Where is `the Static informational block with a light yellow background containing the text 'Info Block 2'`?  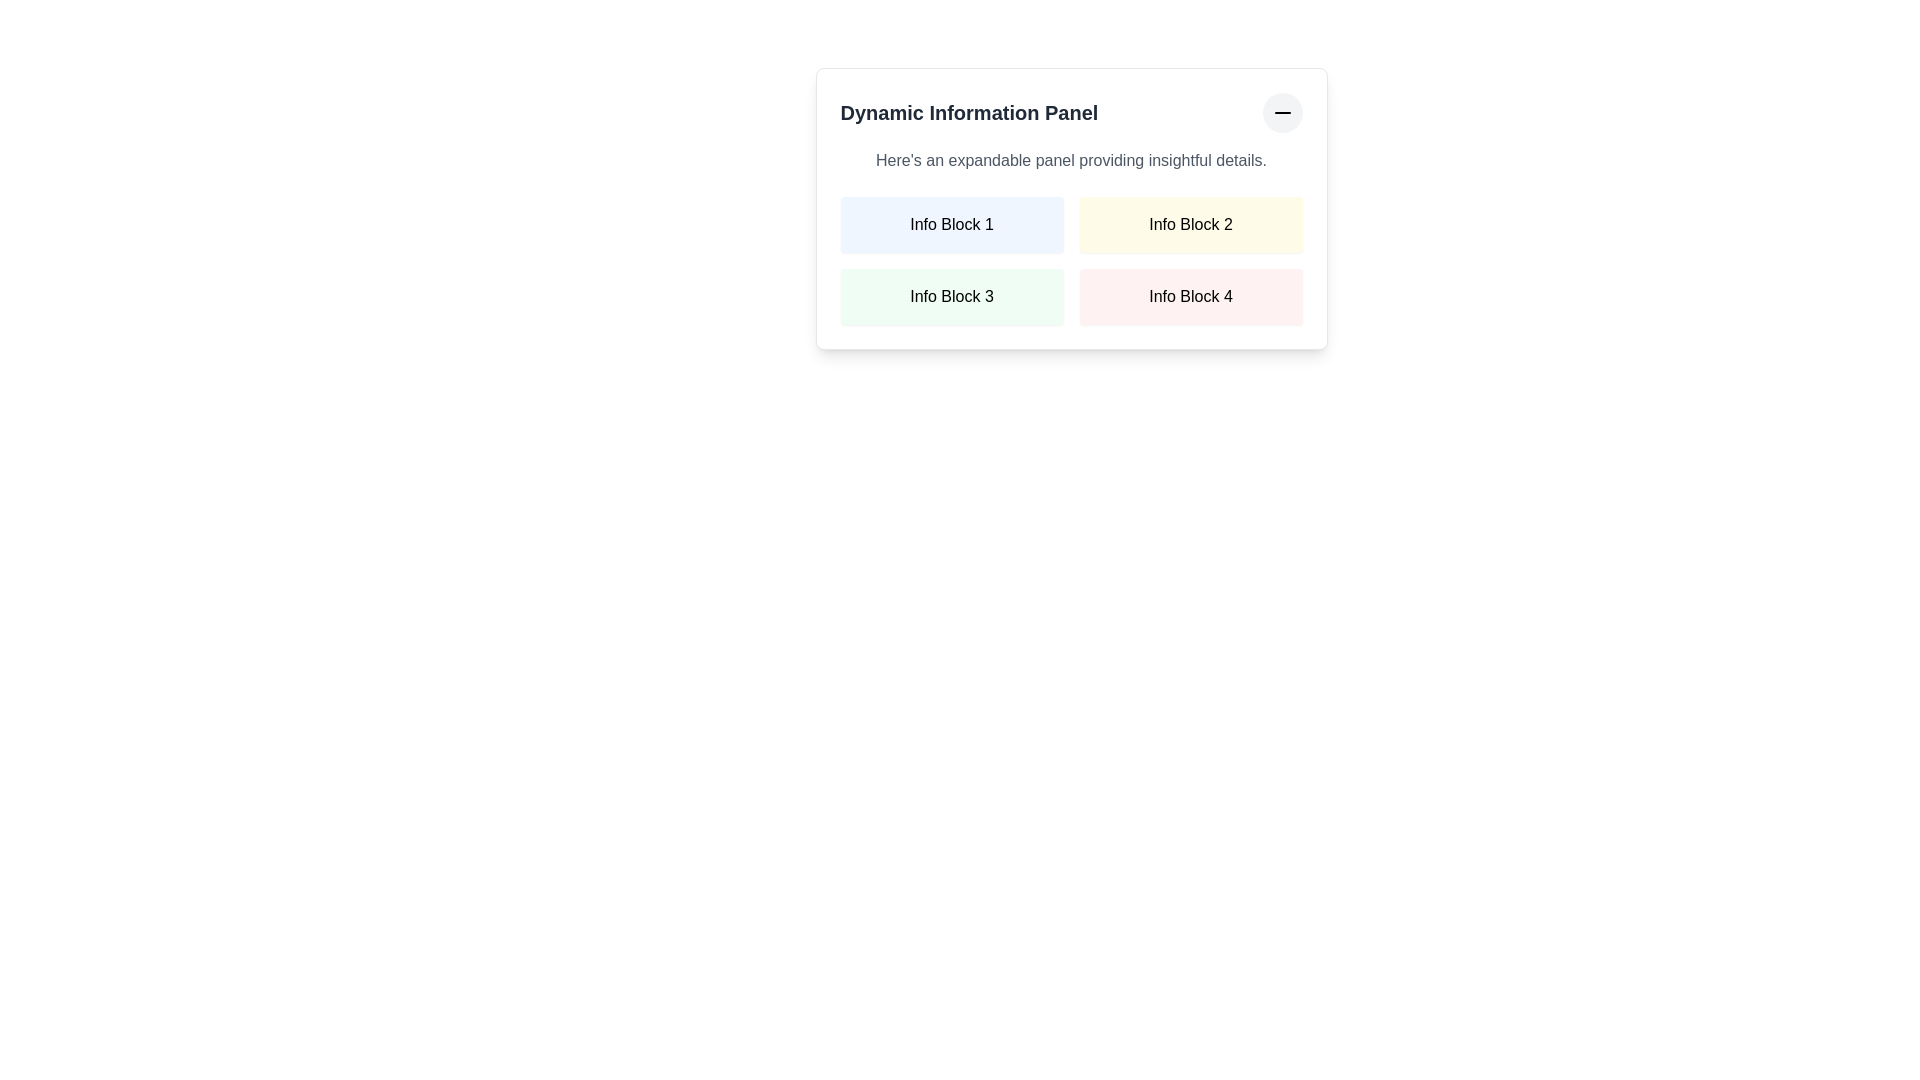
the Static informational block with a light yellow background containing the text 'Info Block 2' is located at coordinates (1190, 224).